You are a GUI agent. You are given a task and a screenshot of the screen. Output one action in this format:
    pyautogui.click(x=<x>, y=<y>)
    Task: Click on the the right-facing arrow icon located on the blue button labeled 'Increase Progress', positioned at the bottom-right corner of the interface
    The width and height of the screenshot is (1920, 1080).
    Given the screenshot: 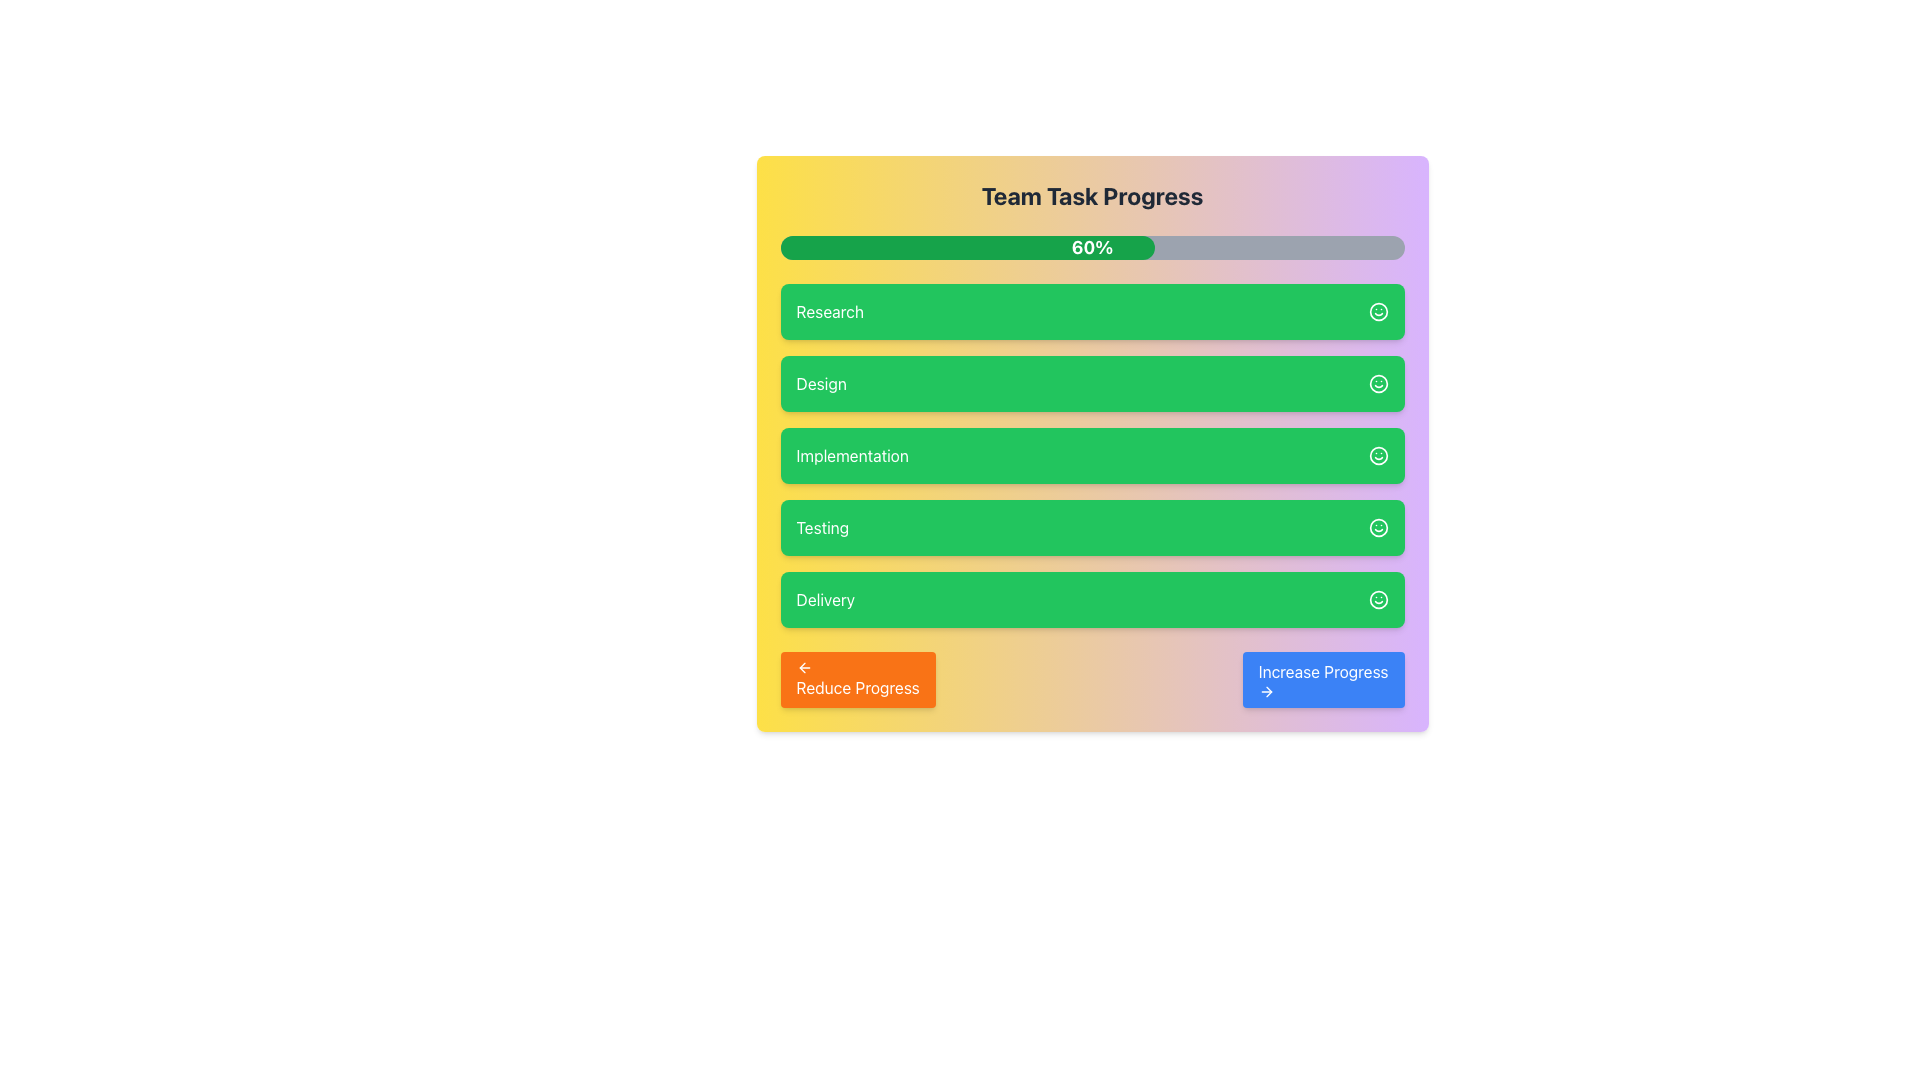 What is the action you would take?
    pyautogui.click(x=1265, y=690)
    